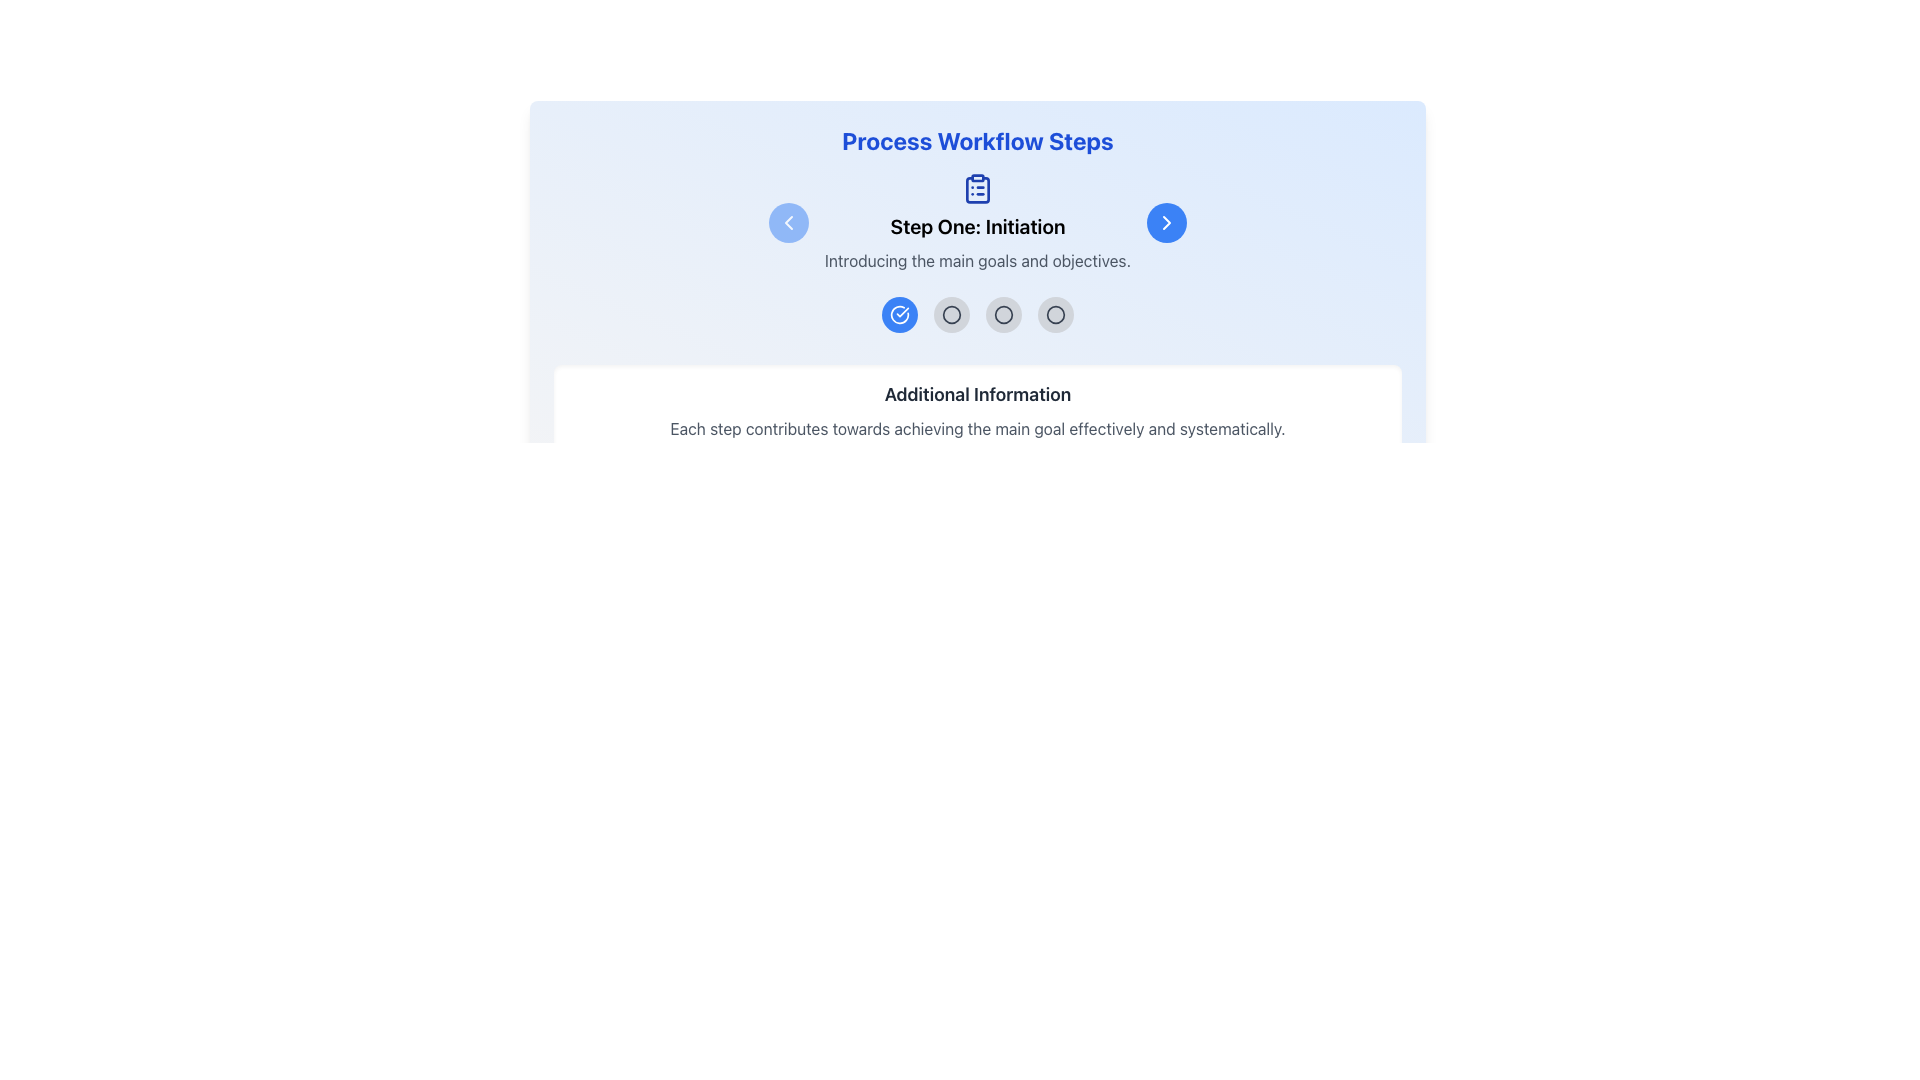  What do you see at coordinates (1166, 223) in the screenshot?
I see `the blue circular button with a white rightward arrow located to the right of the 'Step One: Initiation' text in the 'Process Workflow Steps' section` at bounding box center [1166, 223].